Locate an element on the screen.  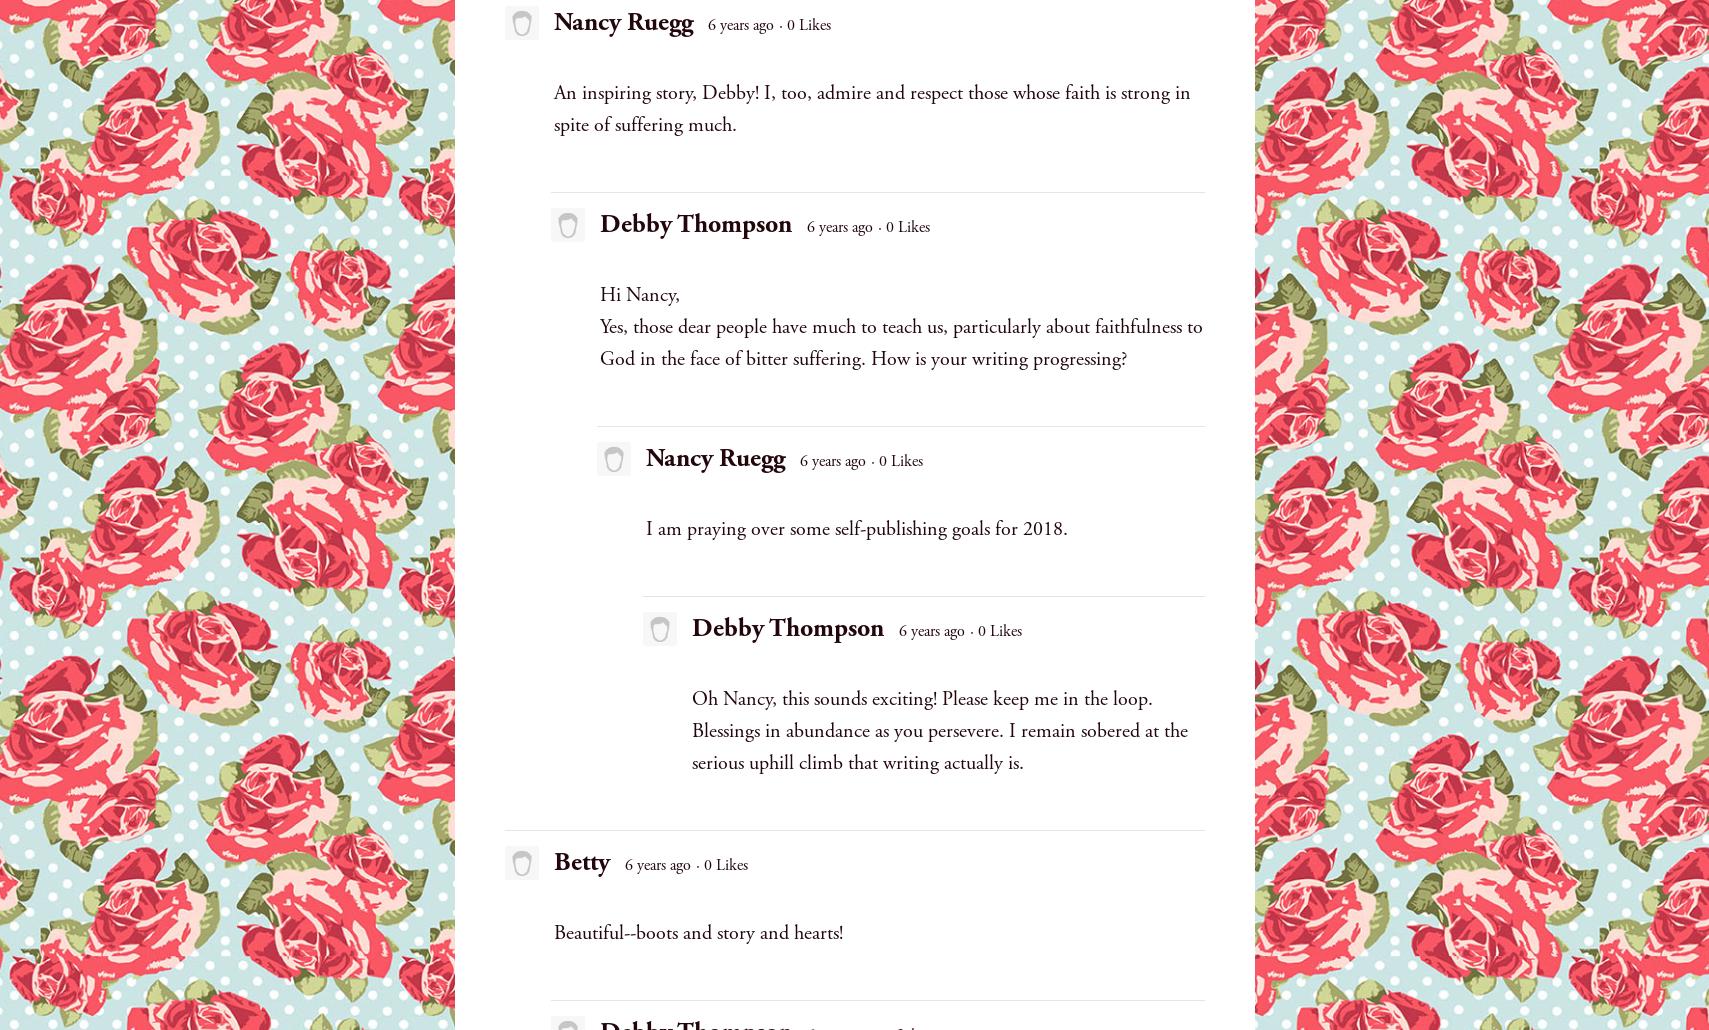
'Hi Nancy,' is located at coordinates (637, 293).